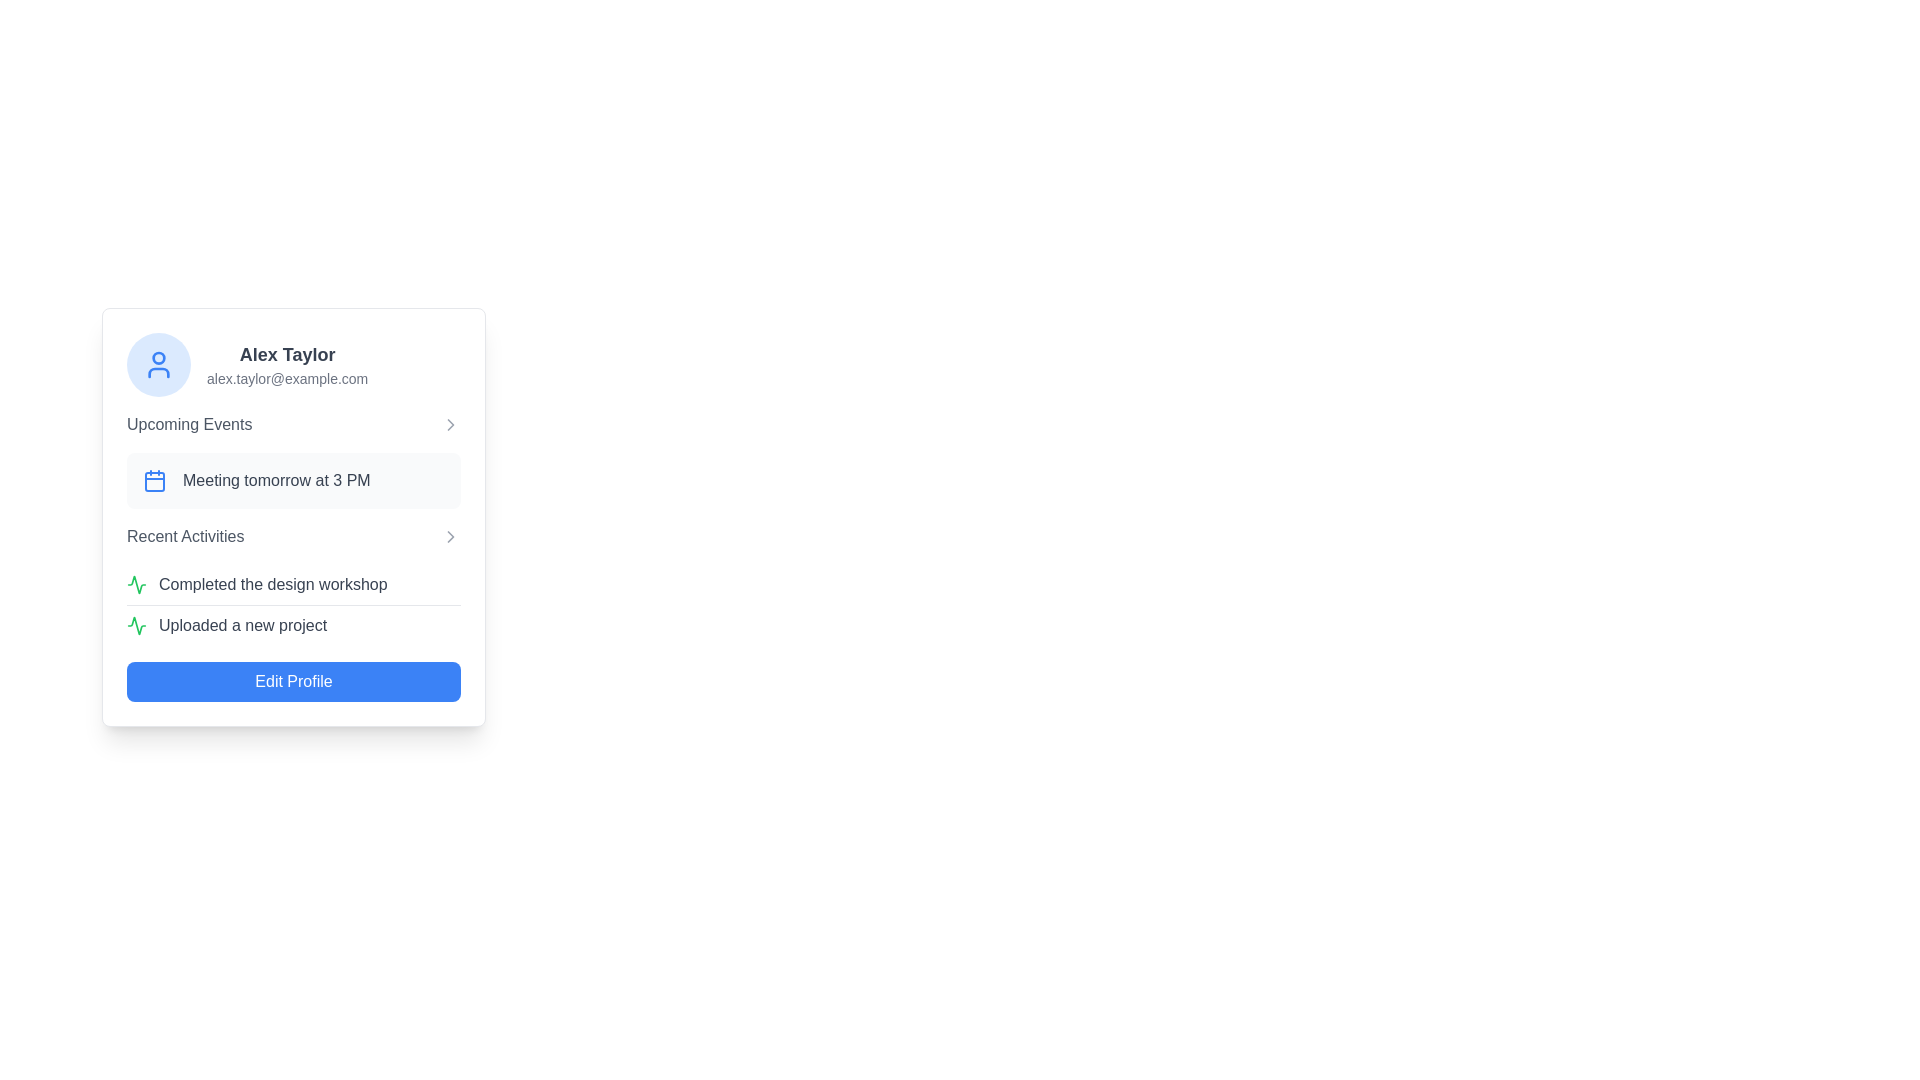  I want to click on the upper-right icon associated with 'Upcoming Events', so click(450, 423).